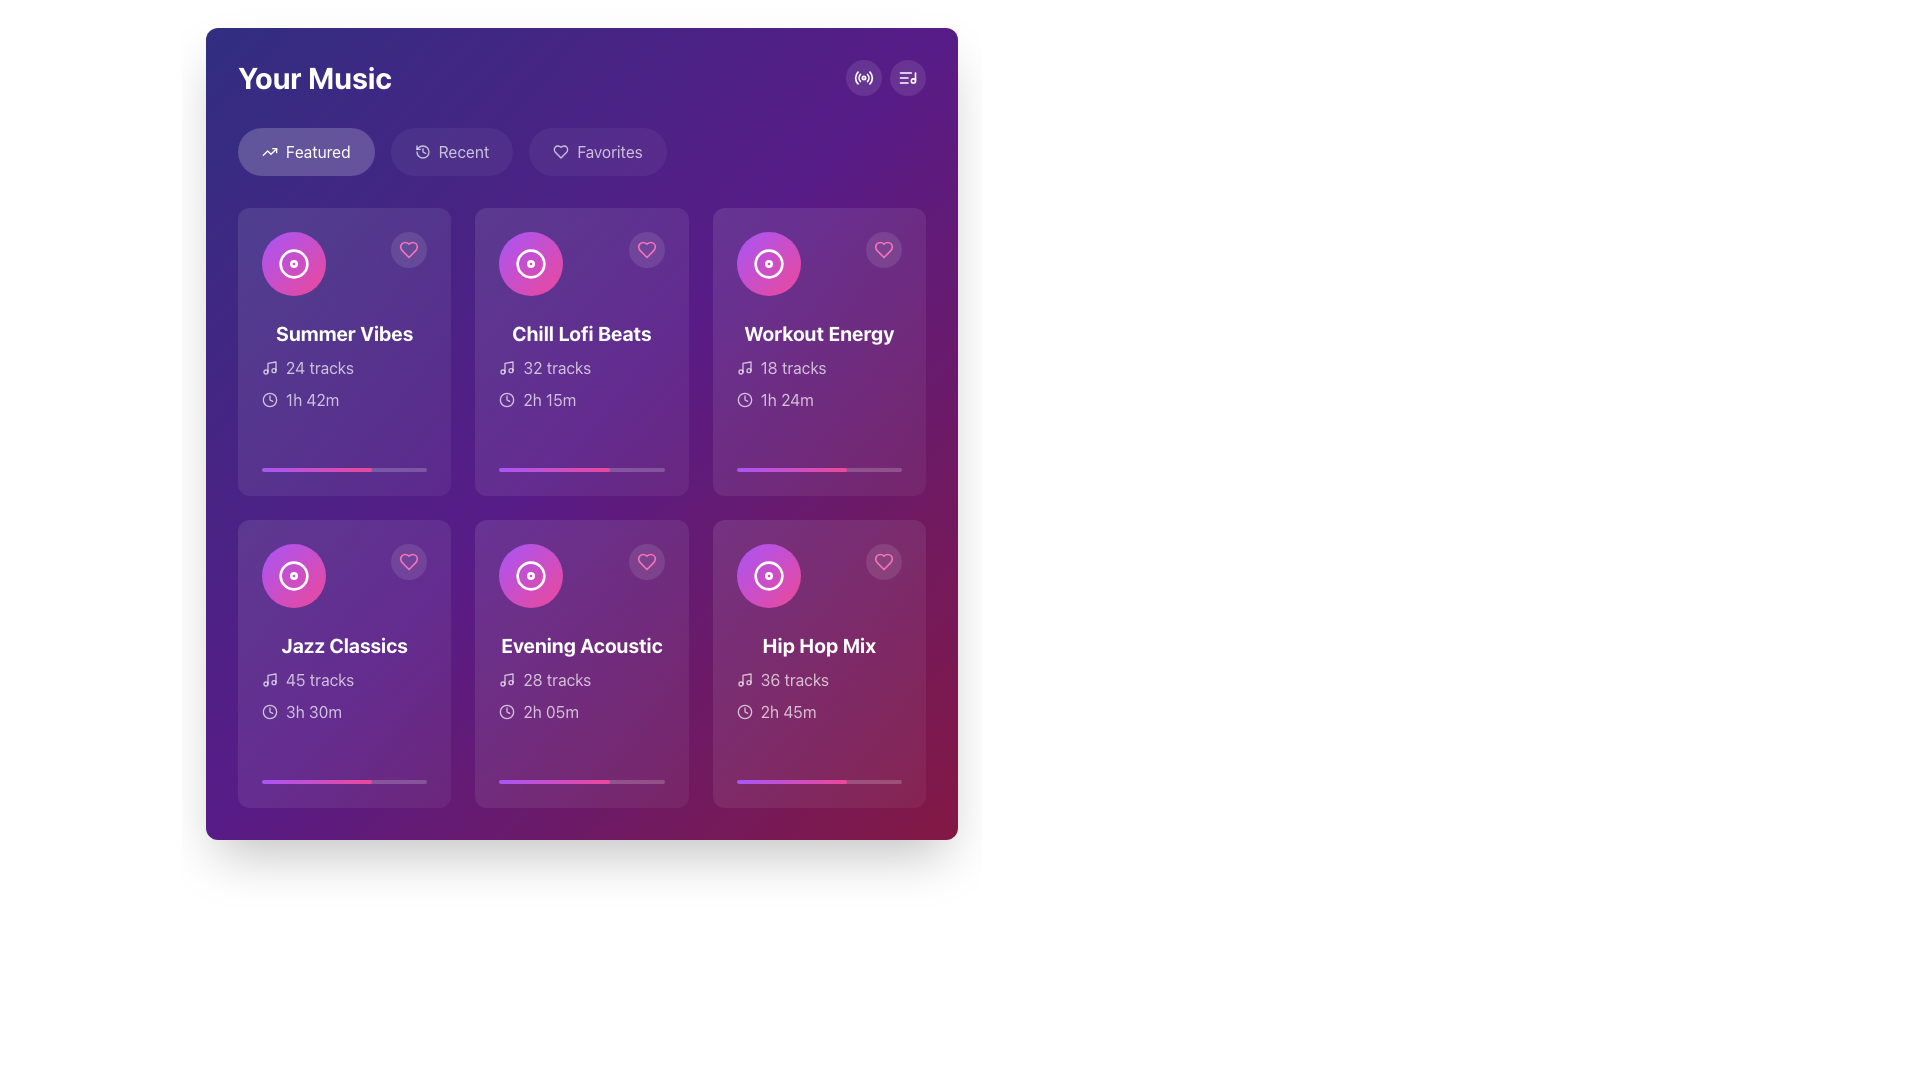 This screenshot has height=1080, width=1920. I want to click on the vibrant gradient progress bar located at the bottom of the 'Workout Energy' card, which is positioned directly below the text '1h 24m', so click(790, 470).